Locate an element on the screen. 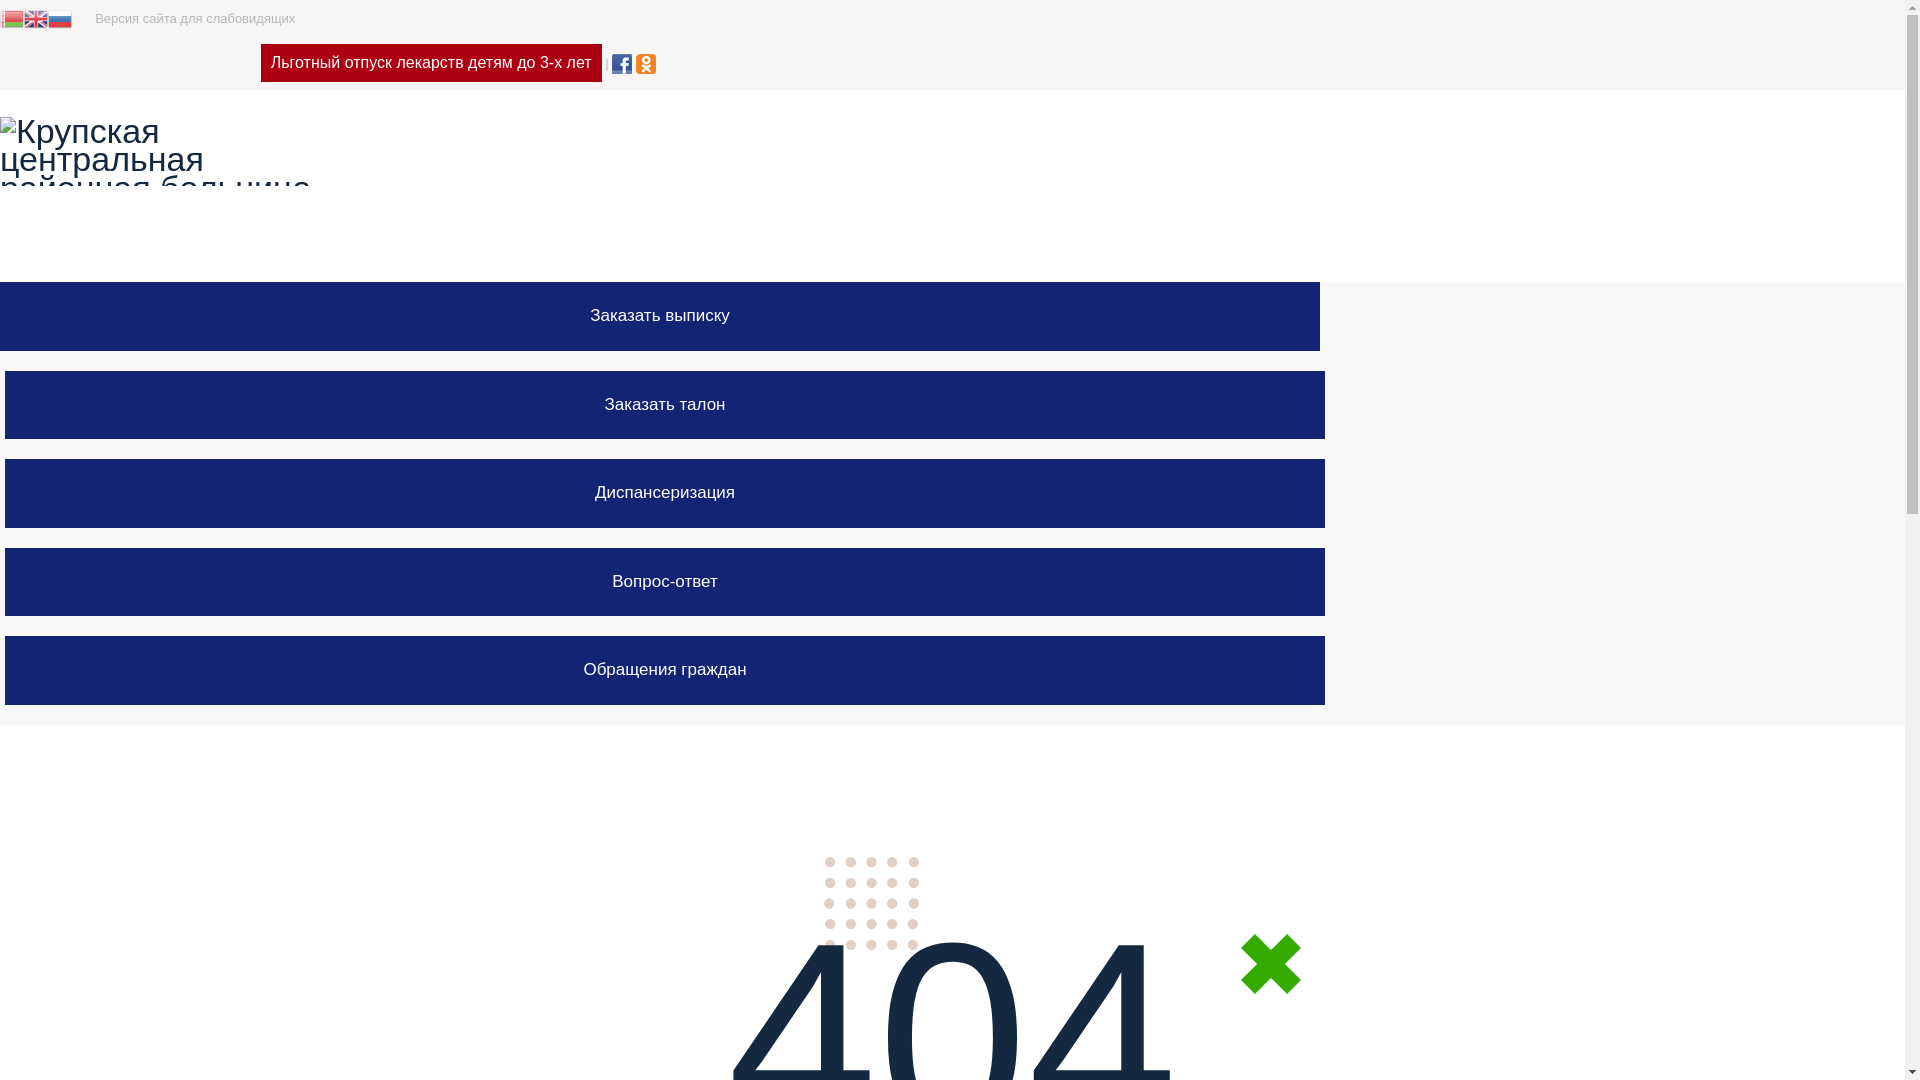  'Belarusian' is located at coordinates (12, 17).